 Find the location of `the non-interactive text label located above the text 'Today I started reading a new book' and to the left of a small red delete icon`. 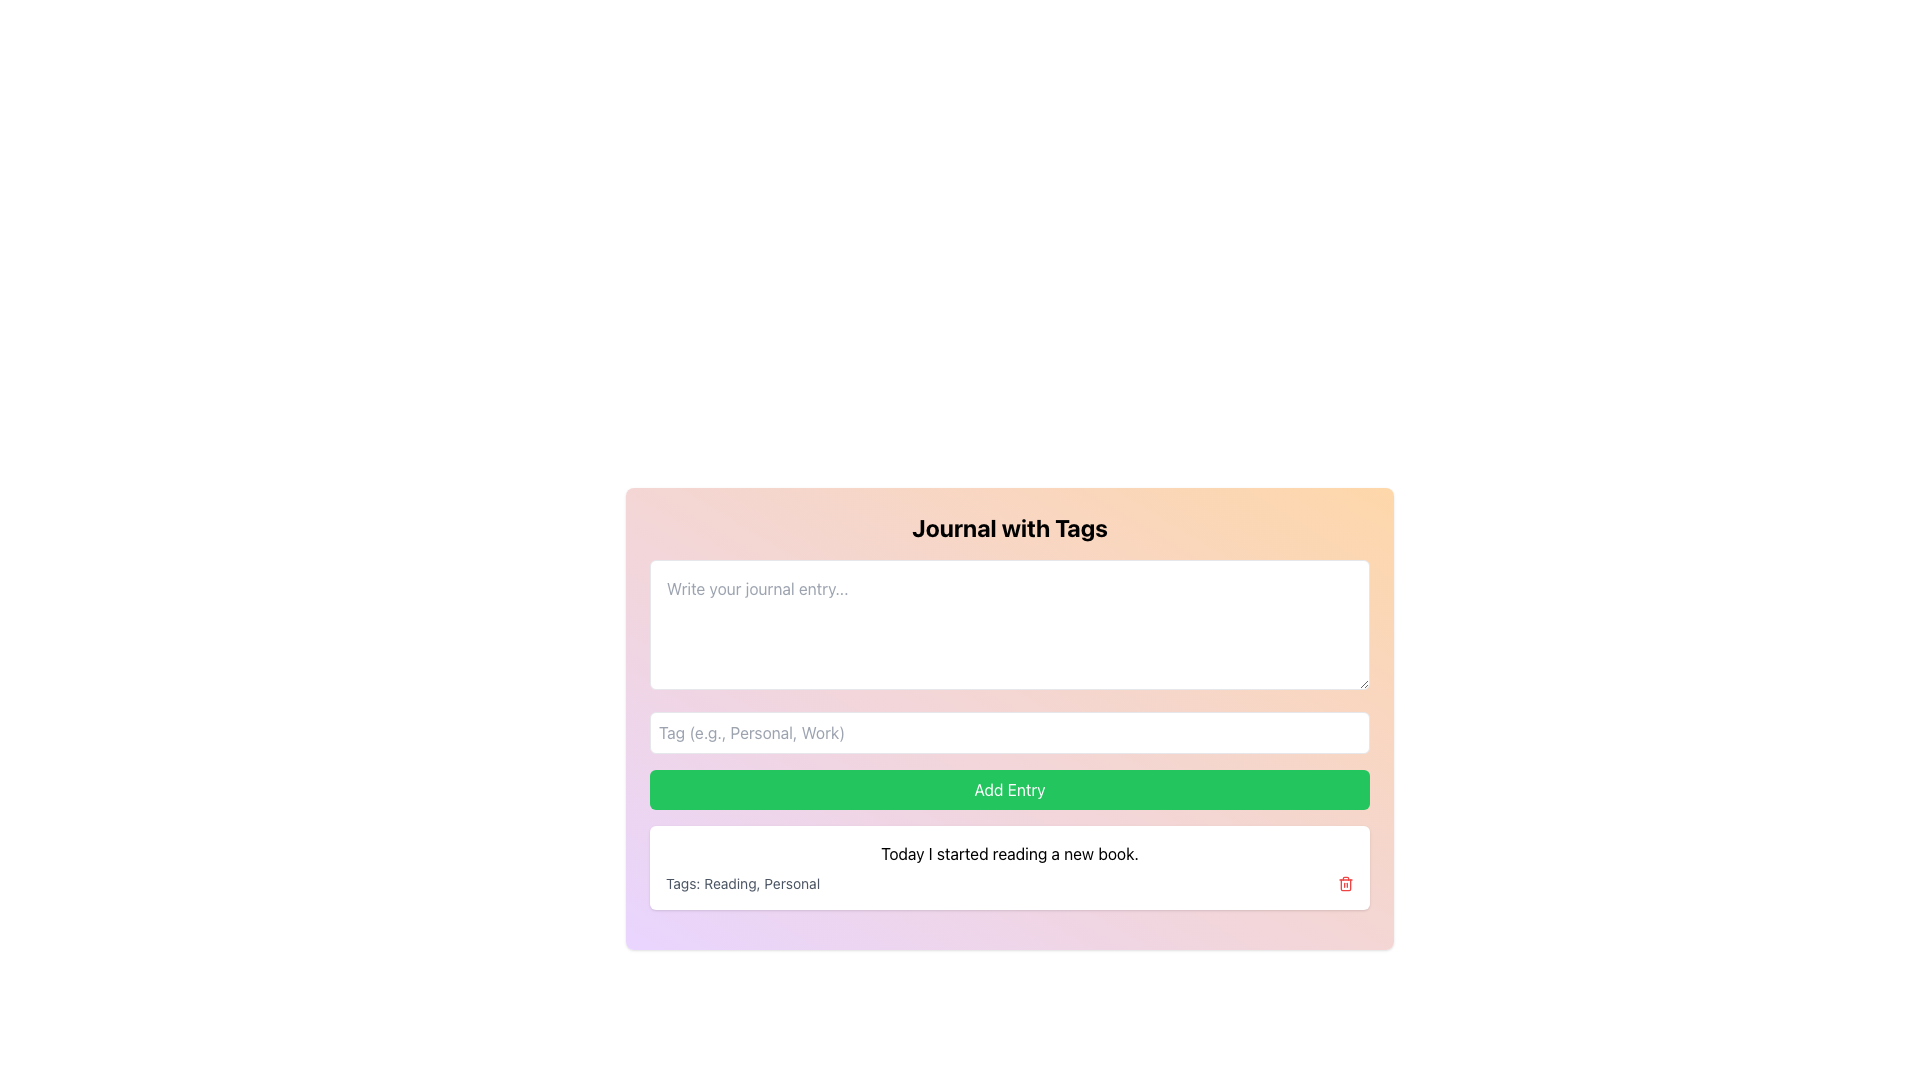

the non-interactive text label located above the text 'Today I started reading a new book' and to the left of a small red delete icon is located at coordinates (742, 882).